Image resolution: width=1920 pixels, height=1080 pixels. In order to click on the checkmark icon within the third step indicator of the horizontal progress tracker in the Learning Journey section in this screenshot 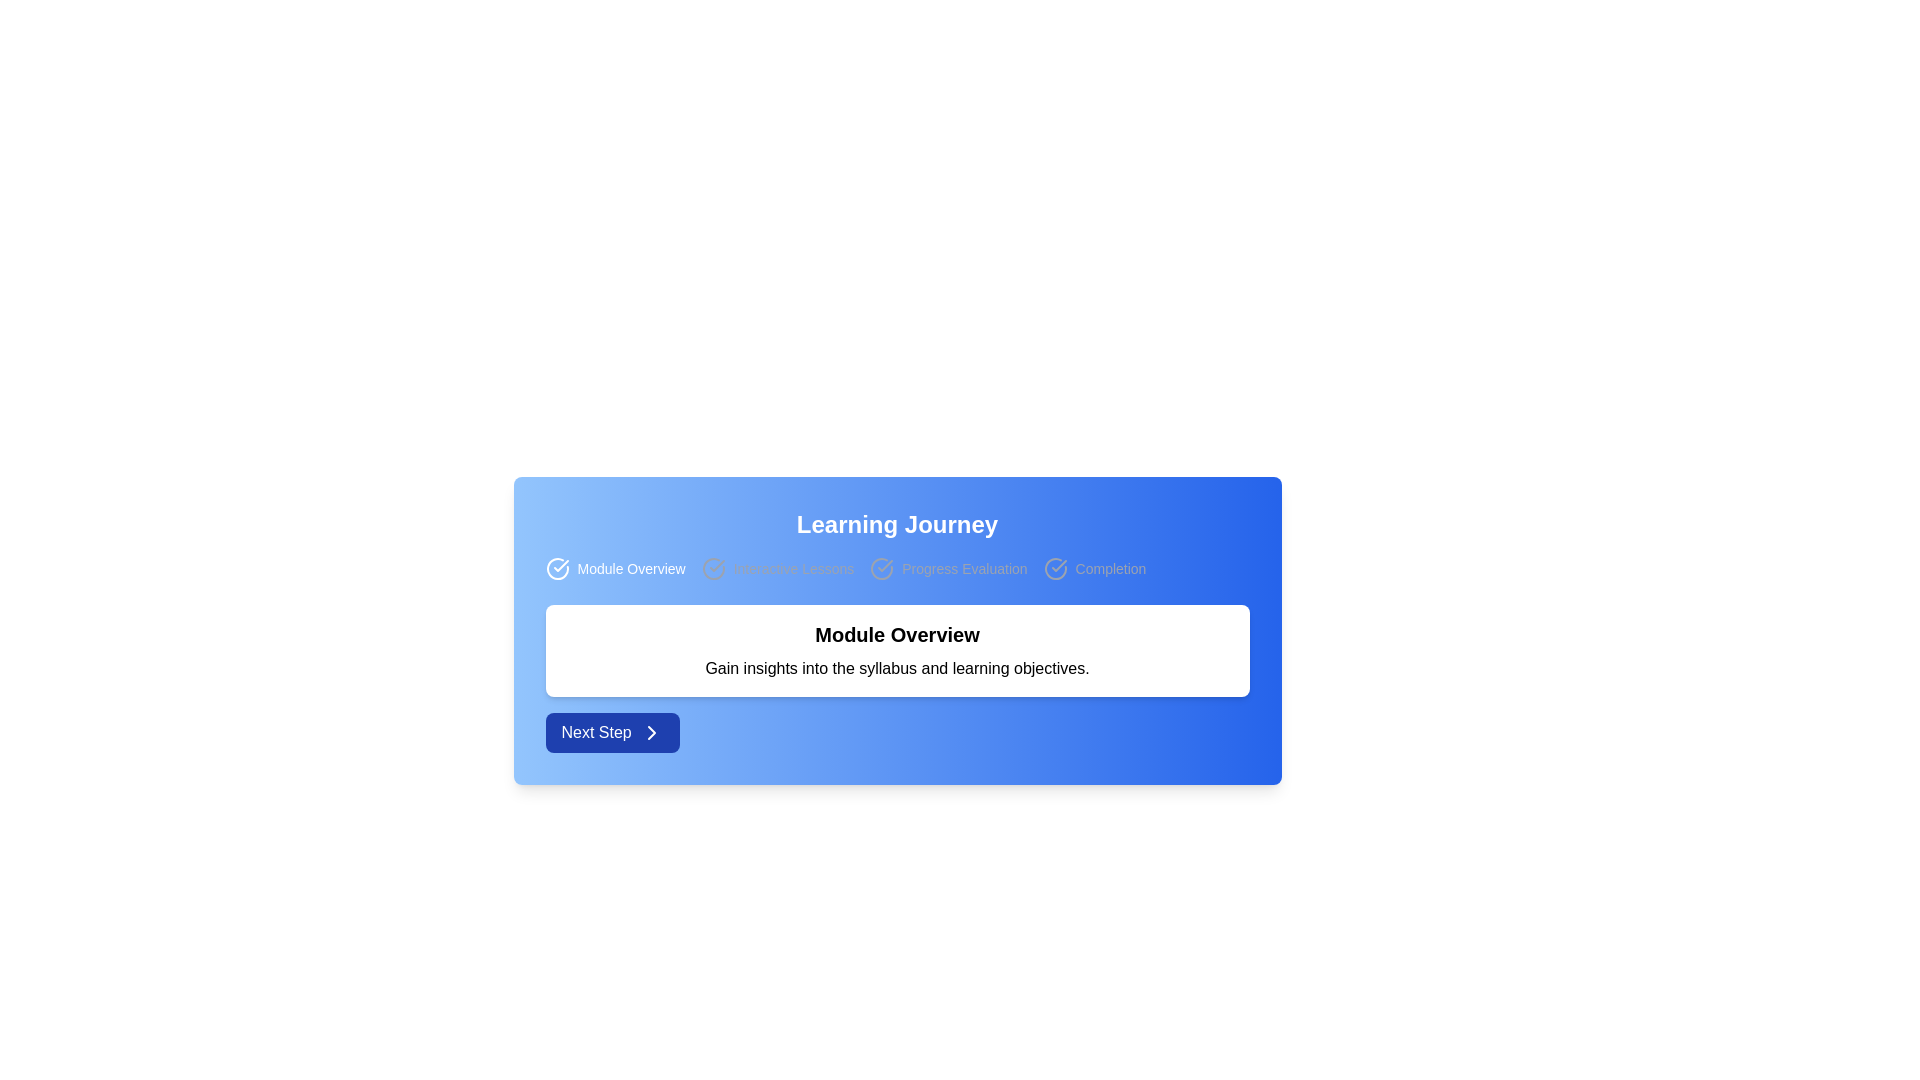, I will do `click(884, 566)`.